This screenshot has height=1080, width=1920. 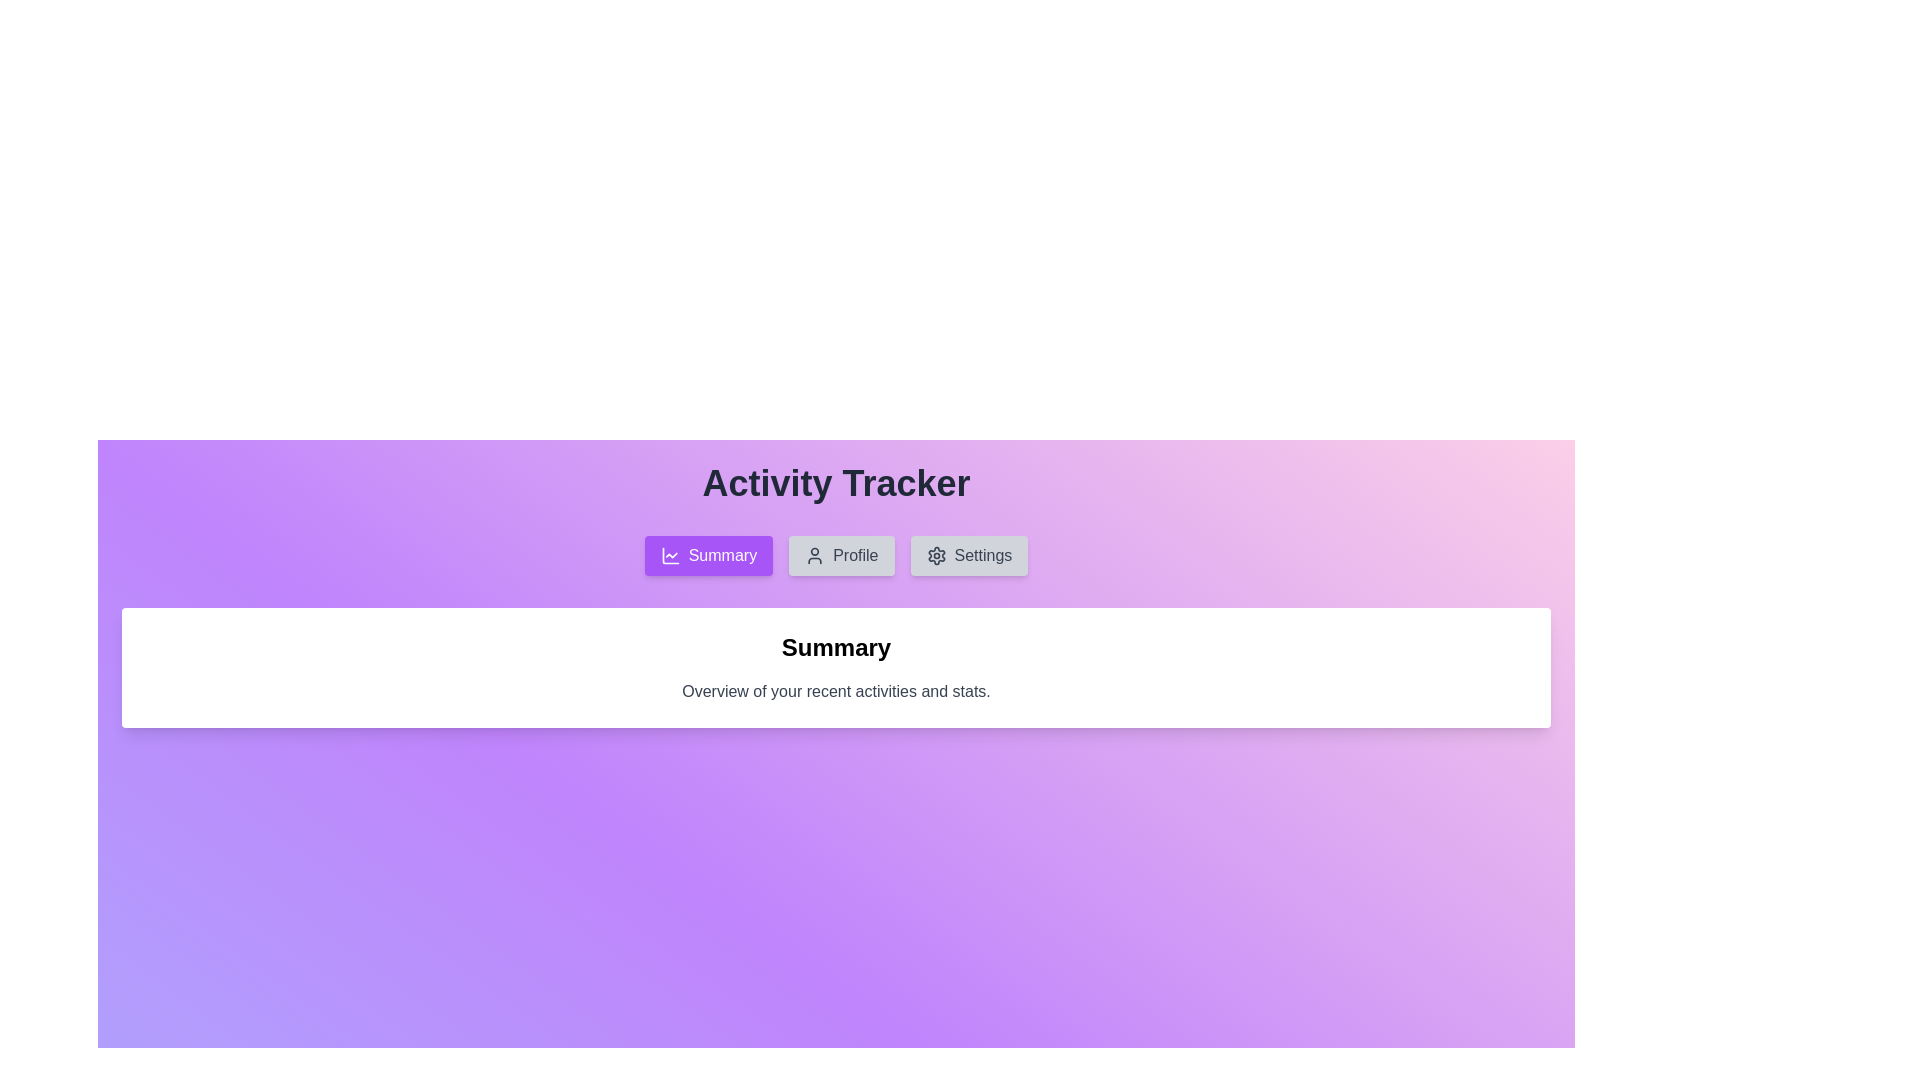 I want to click on the Summary tab by clicking on its respective button, so click(x=708, y=555).